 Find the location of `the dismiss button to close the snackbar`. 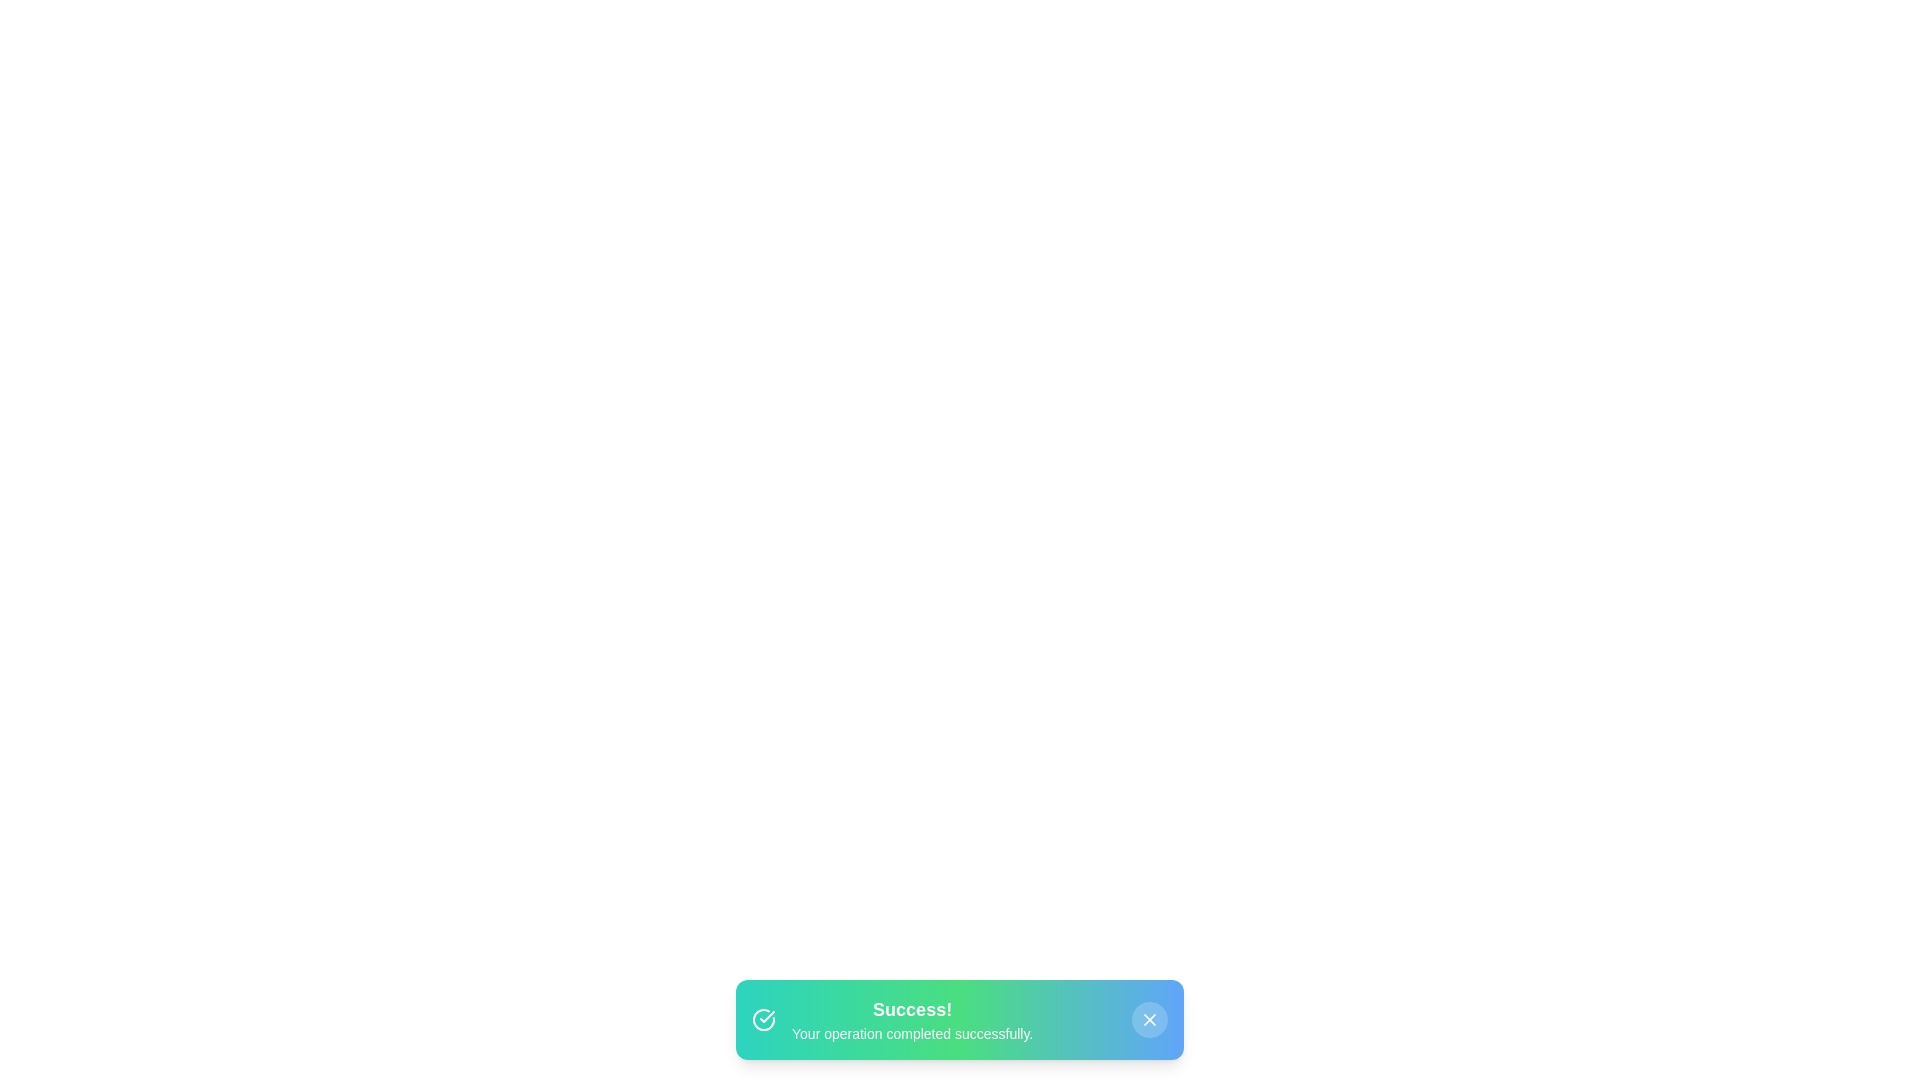

the dismiss button to close the snackbar is located at coordinates (1150, 1019).